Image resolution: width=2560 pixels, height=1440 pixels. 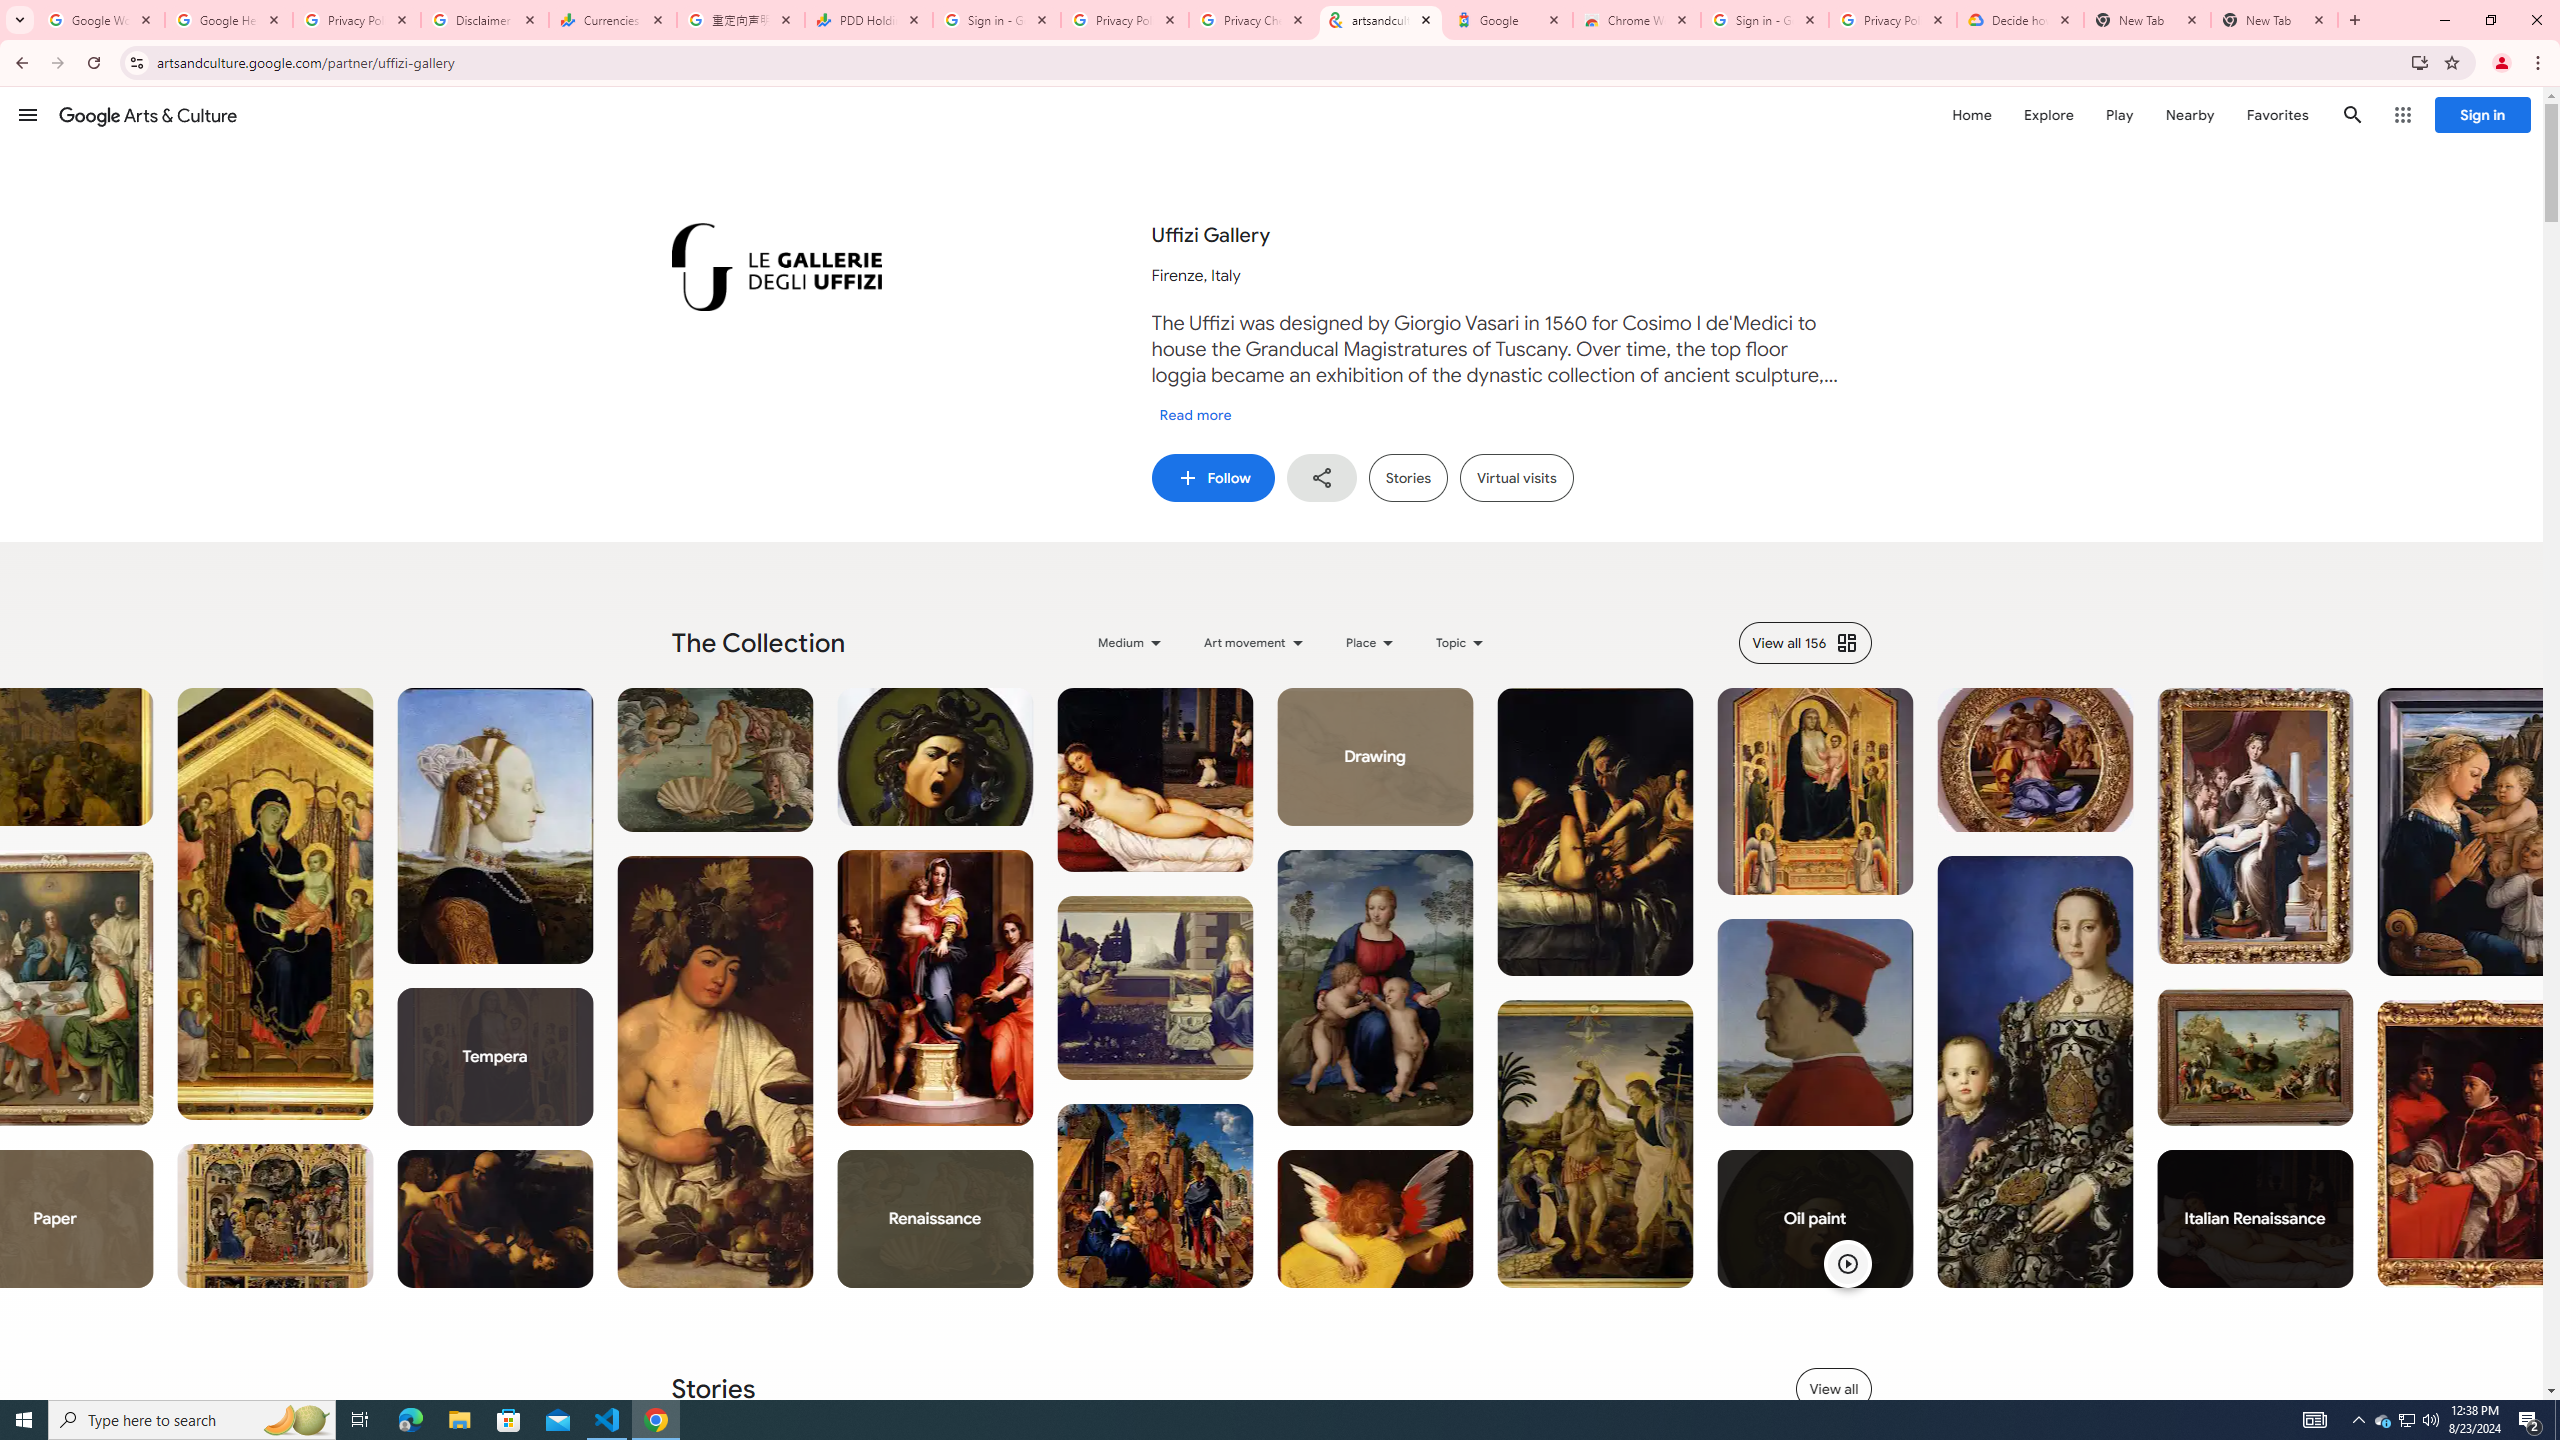 I want to click on 'Google', so click(x=1508, y=19).